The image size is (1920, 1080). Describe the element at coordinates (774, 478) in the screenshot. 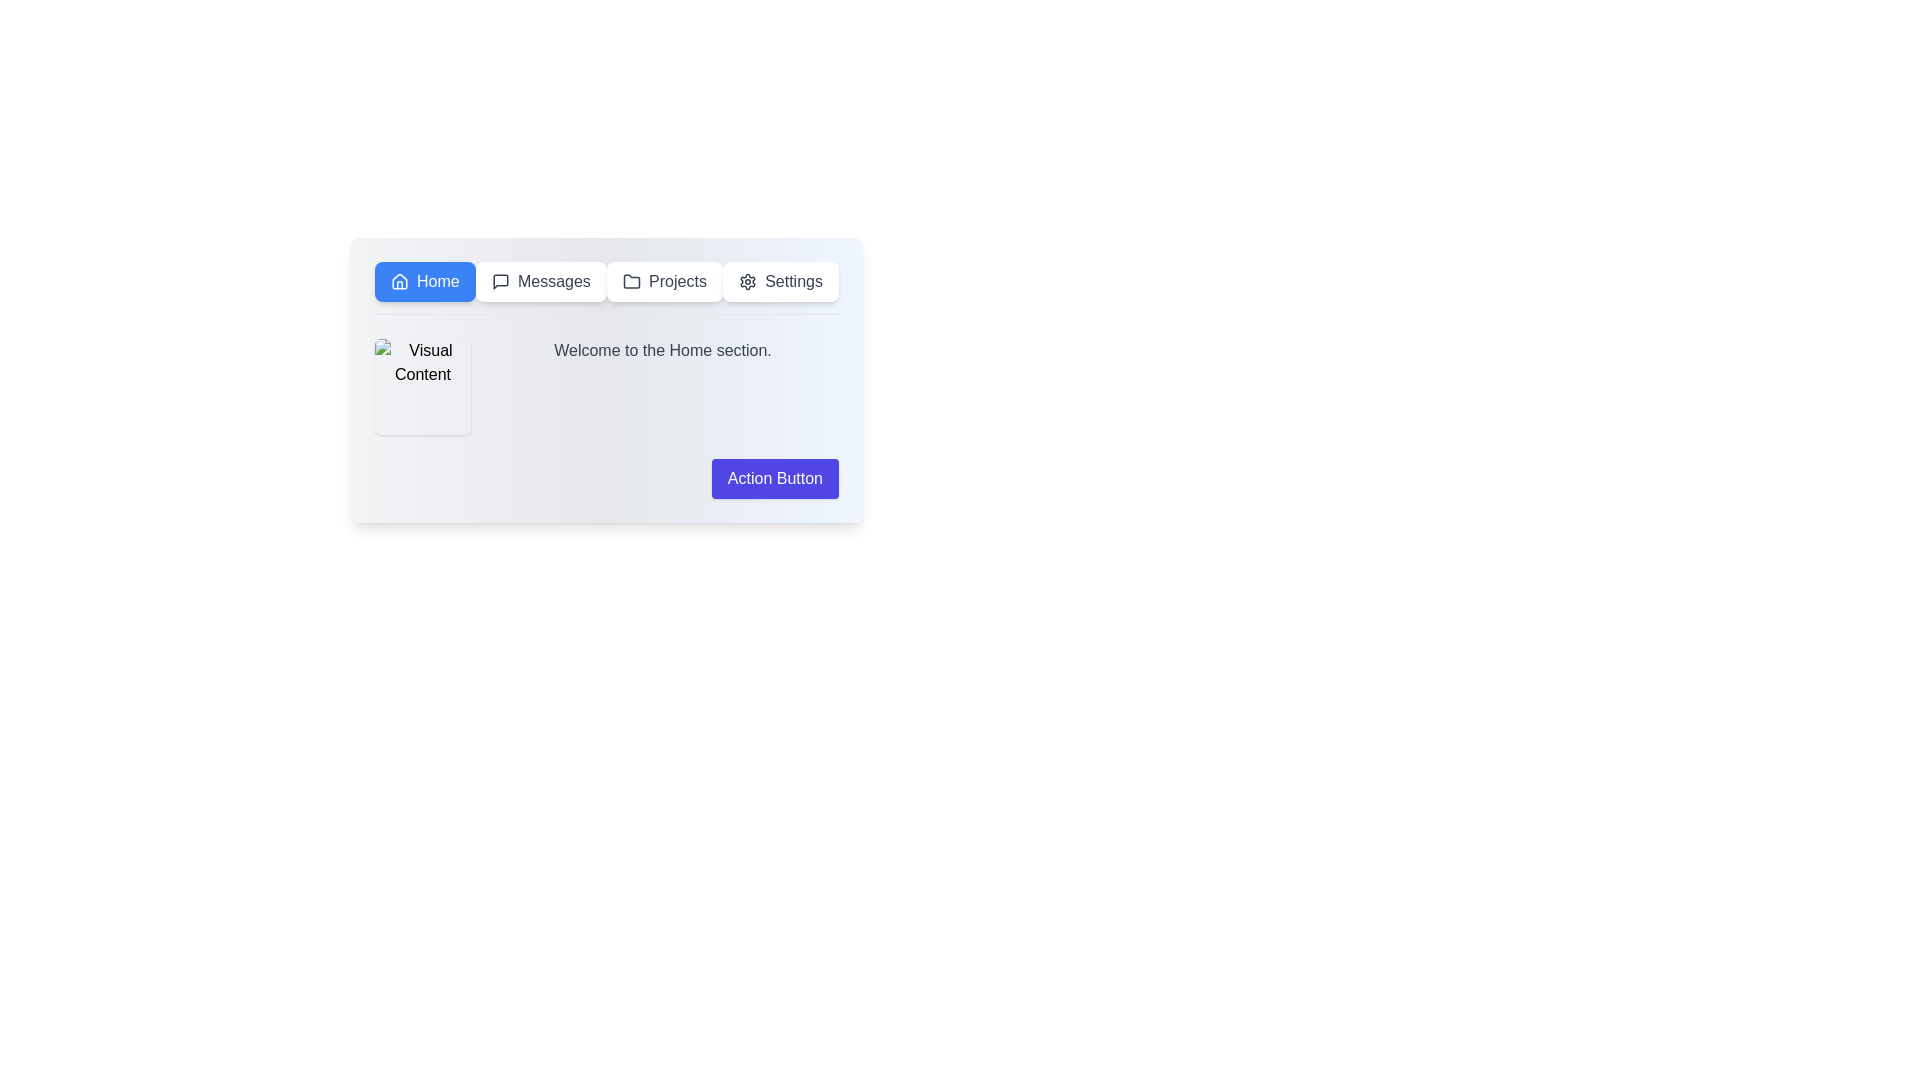

I see `the 'Action Button' which is a rectangular button with a vibrant indigo background and white text, located in the lower-right corner of the interface` at that location.